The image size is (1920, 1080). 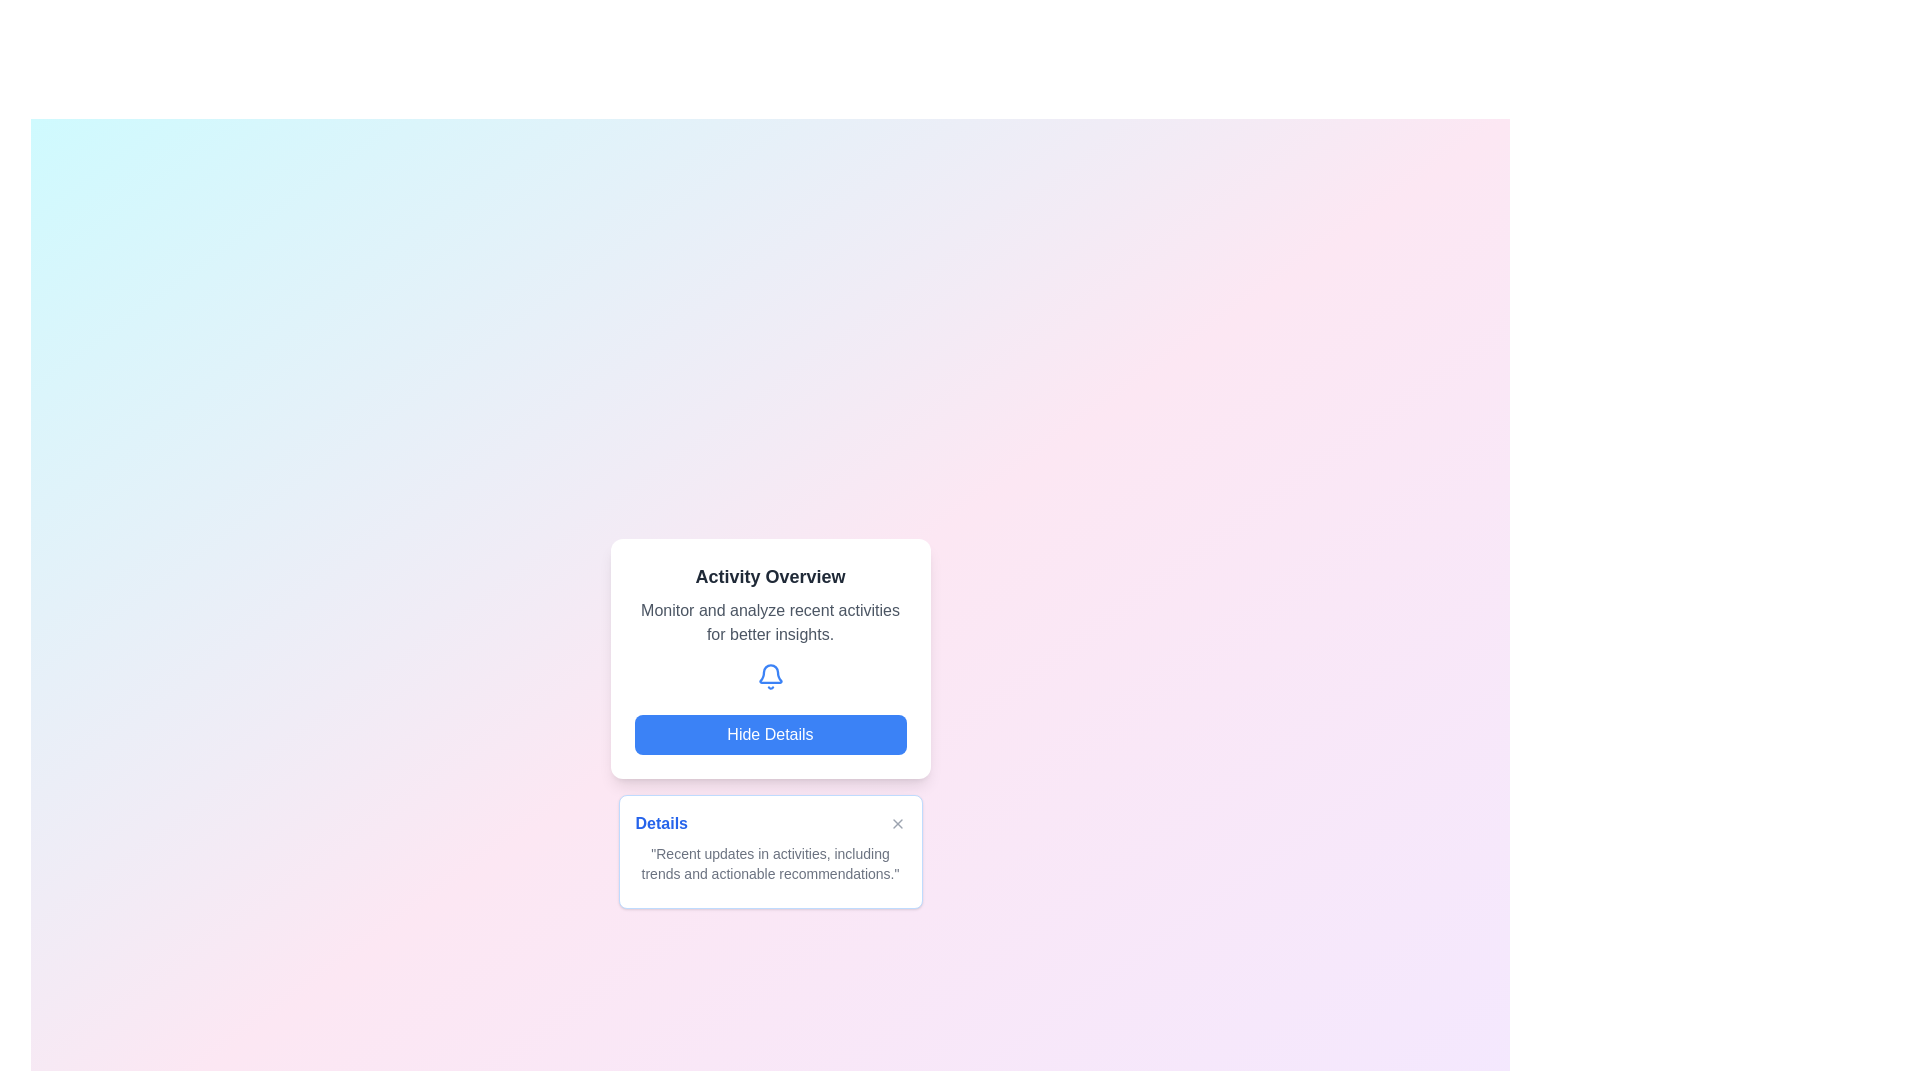 What do you see at coordinates (769, 735) in the screenshot?
I see `the button located below the 'Activity Overview' heading to trigger hover effects` at bounding box center [769, 735].